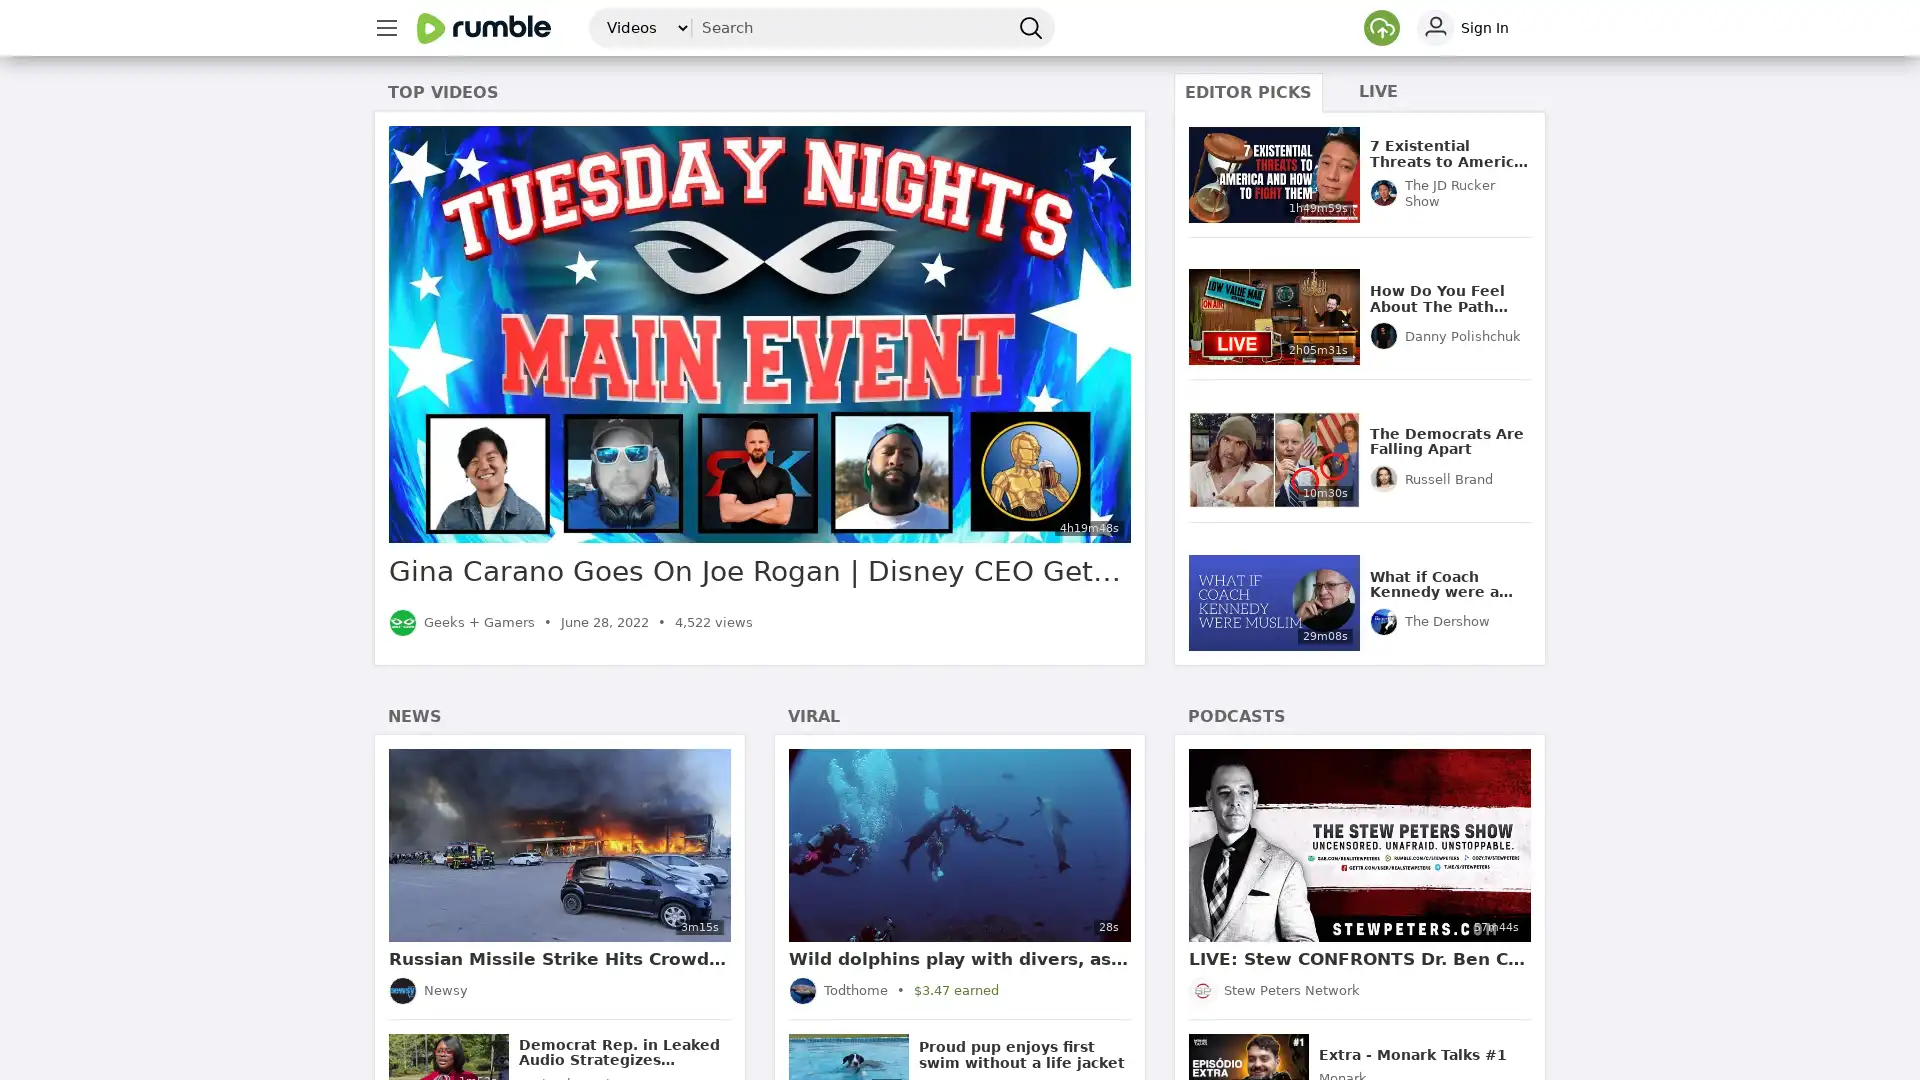 Image resolution: width=1920 pixels, height=1080 pixels. What do you see at coordinates (385, 27) in the screenshot?
I see `main menu` at bounding box center [385, 27].